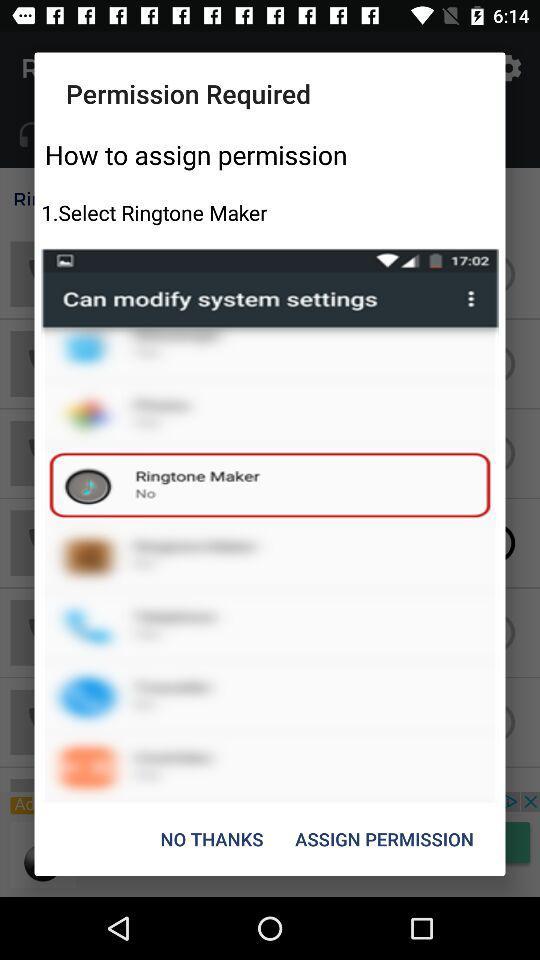 This screenshot has height=960, width=540. Describe the element at coordinates (211, 839) in the screenshot. I see `no thanks item` at that location.